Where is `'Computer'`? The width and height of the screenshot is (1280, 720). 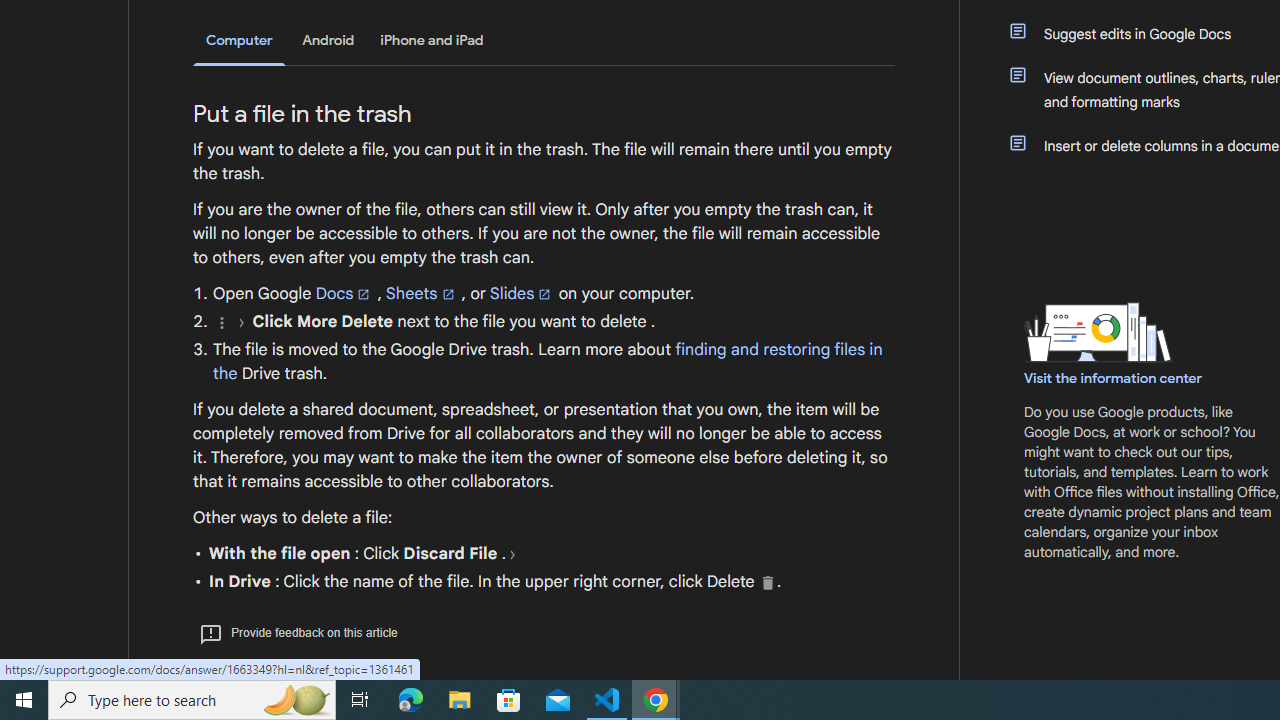
'Computer' is located at coordinates (239, 41).